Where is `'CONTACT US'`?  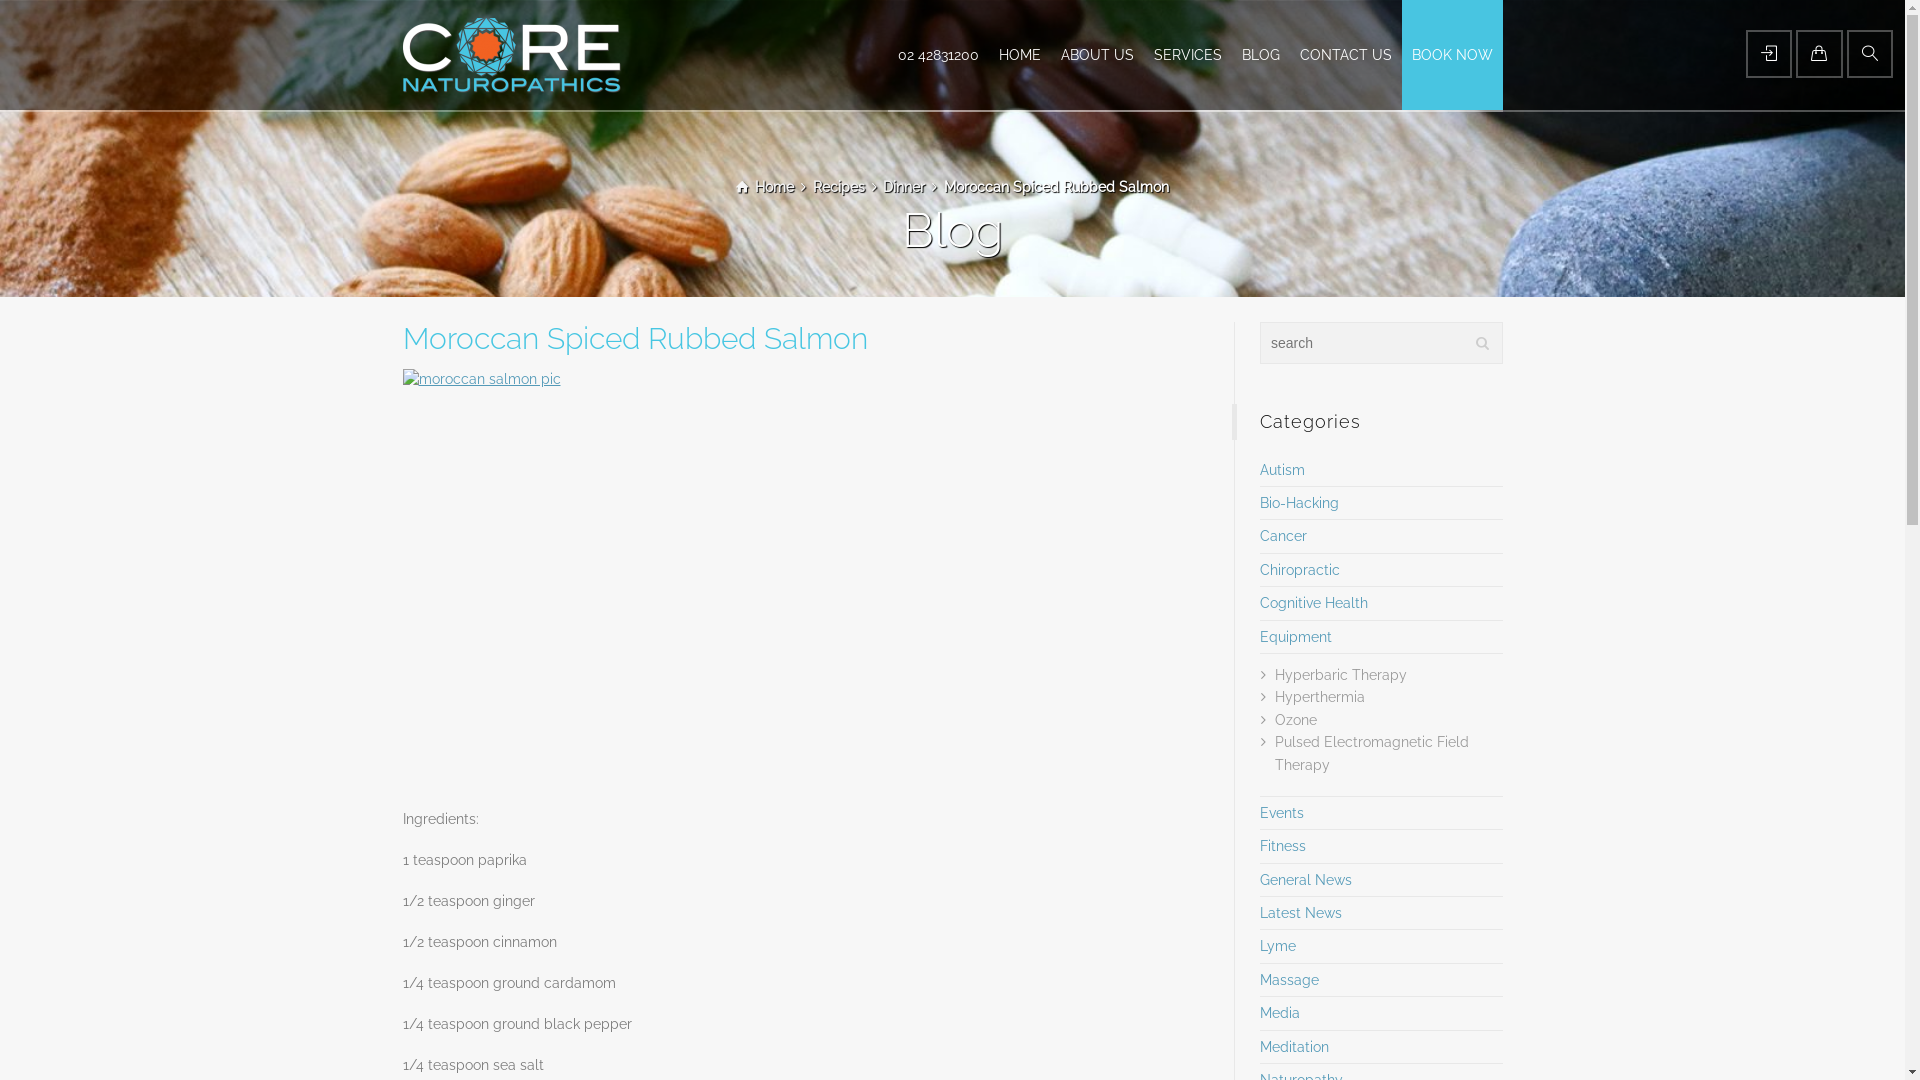 'CONTACT US' is located at coordinates (1345, 53).